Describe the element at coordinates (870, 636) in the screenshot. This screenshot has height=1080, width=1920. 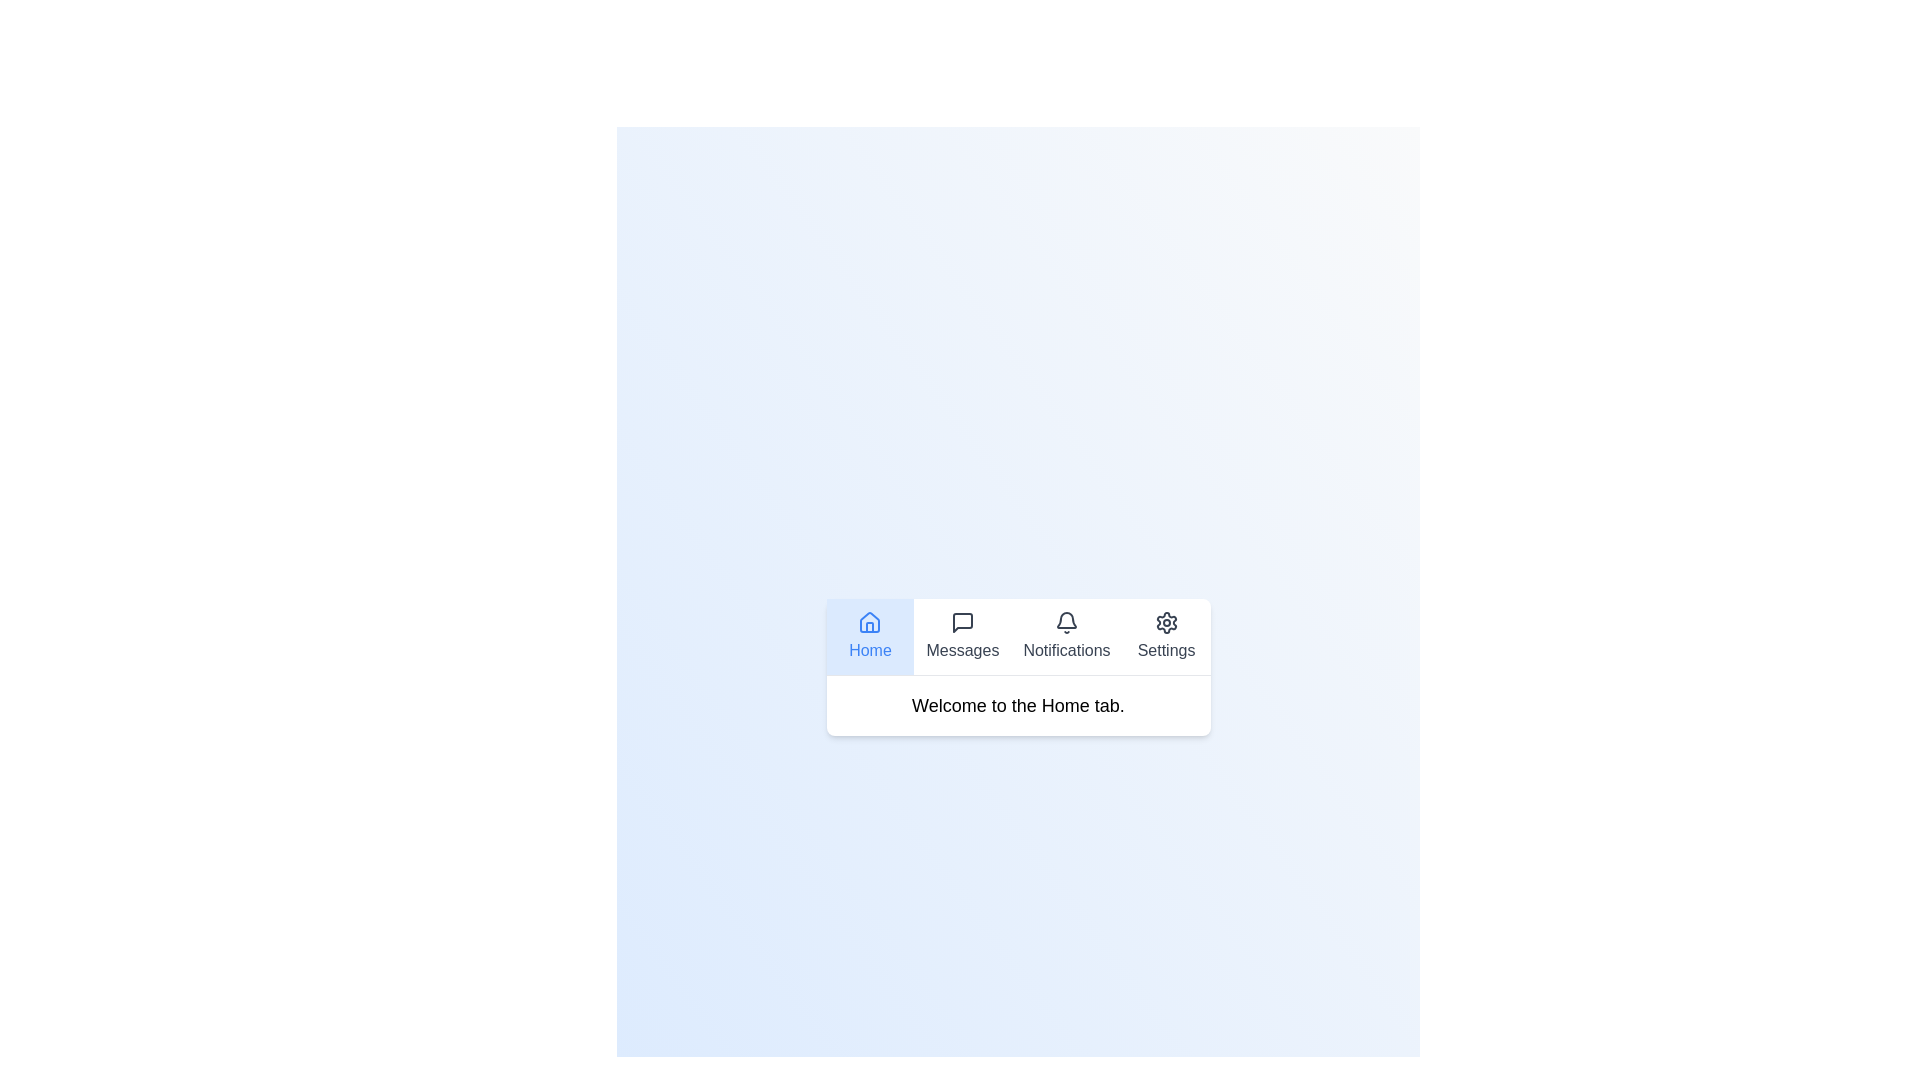
I see `the 'Home' tab in the navigation bar` at that location.